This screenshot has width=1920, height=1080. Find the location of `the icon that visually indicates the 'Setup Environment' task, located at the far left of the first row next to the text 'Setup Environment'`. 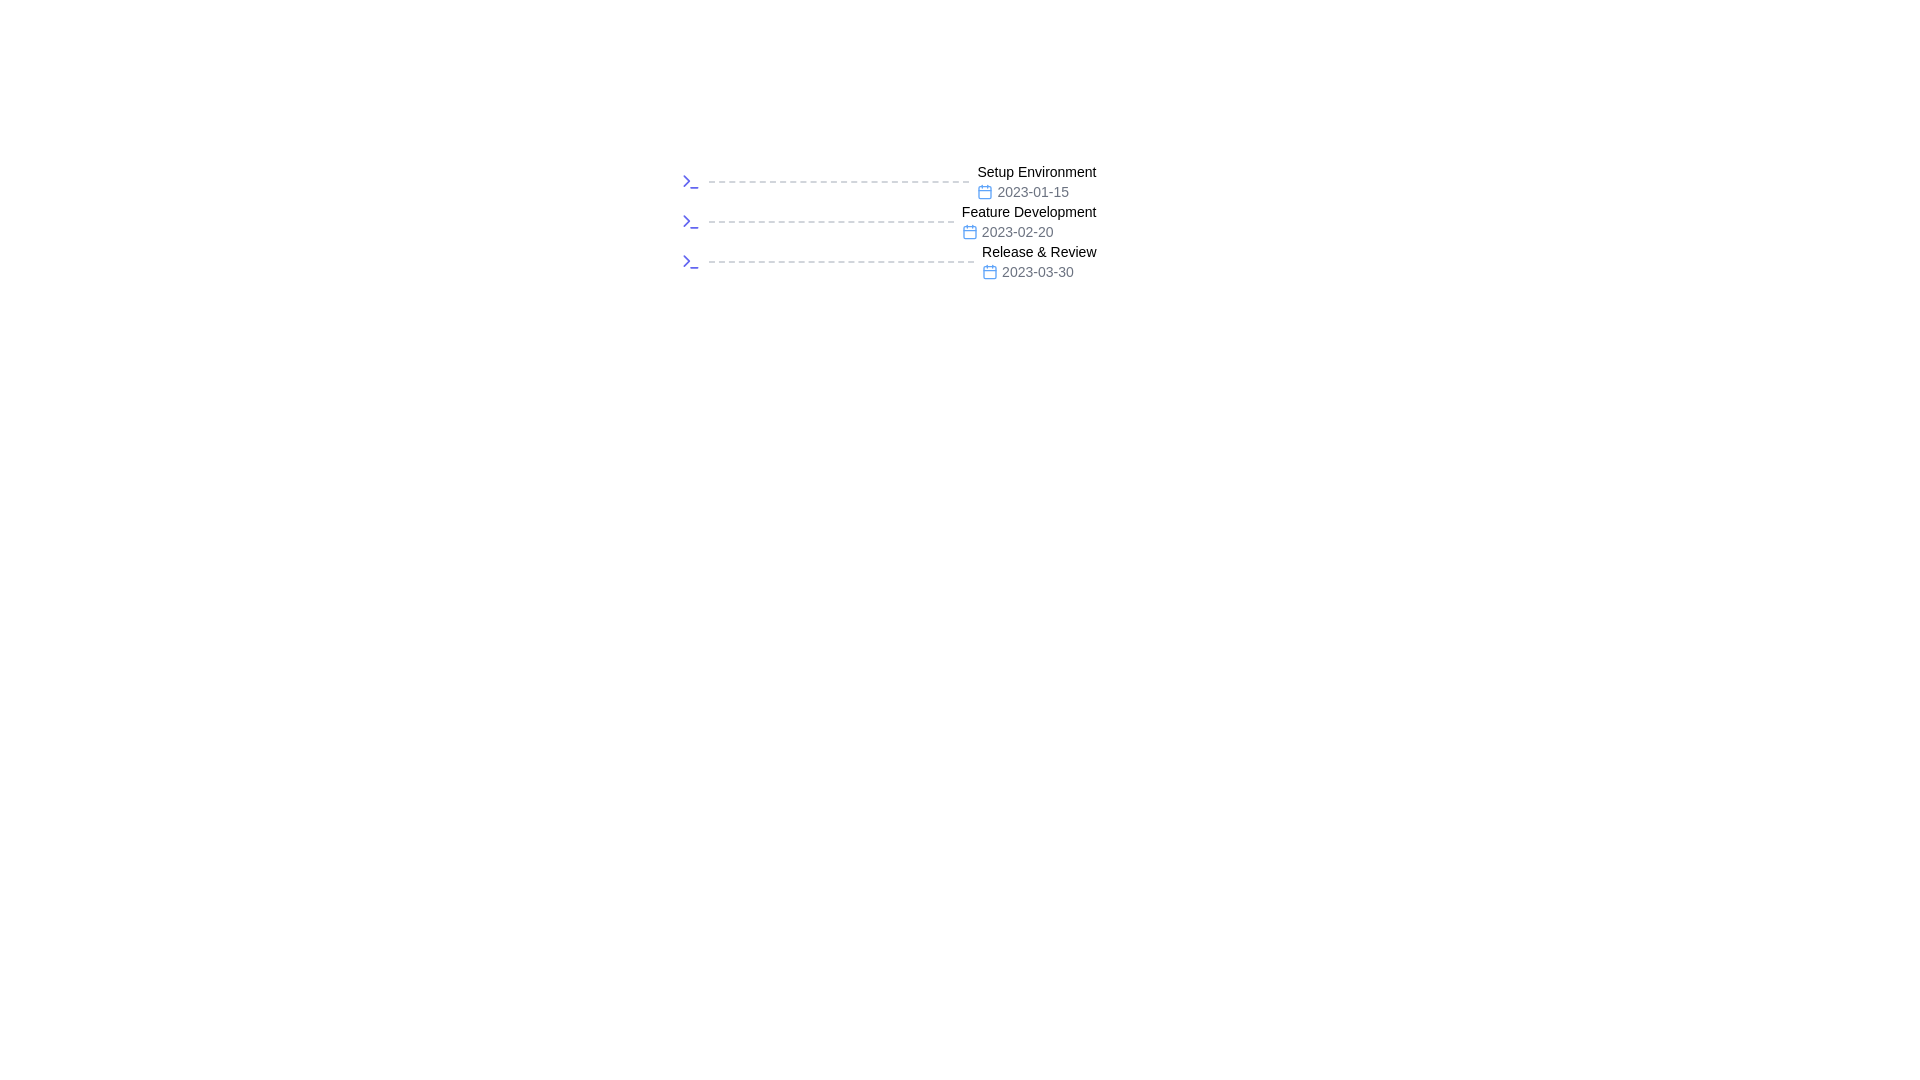

the icon that visually indicates the 'Setup Environment' task, located at the far left of the first row next to the text 'Setup Environment' is located at coordinates (690, 181).